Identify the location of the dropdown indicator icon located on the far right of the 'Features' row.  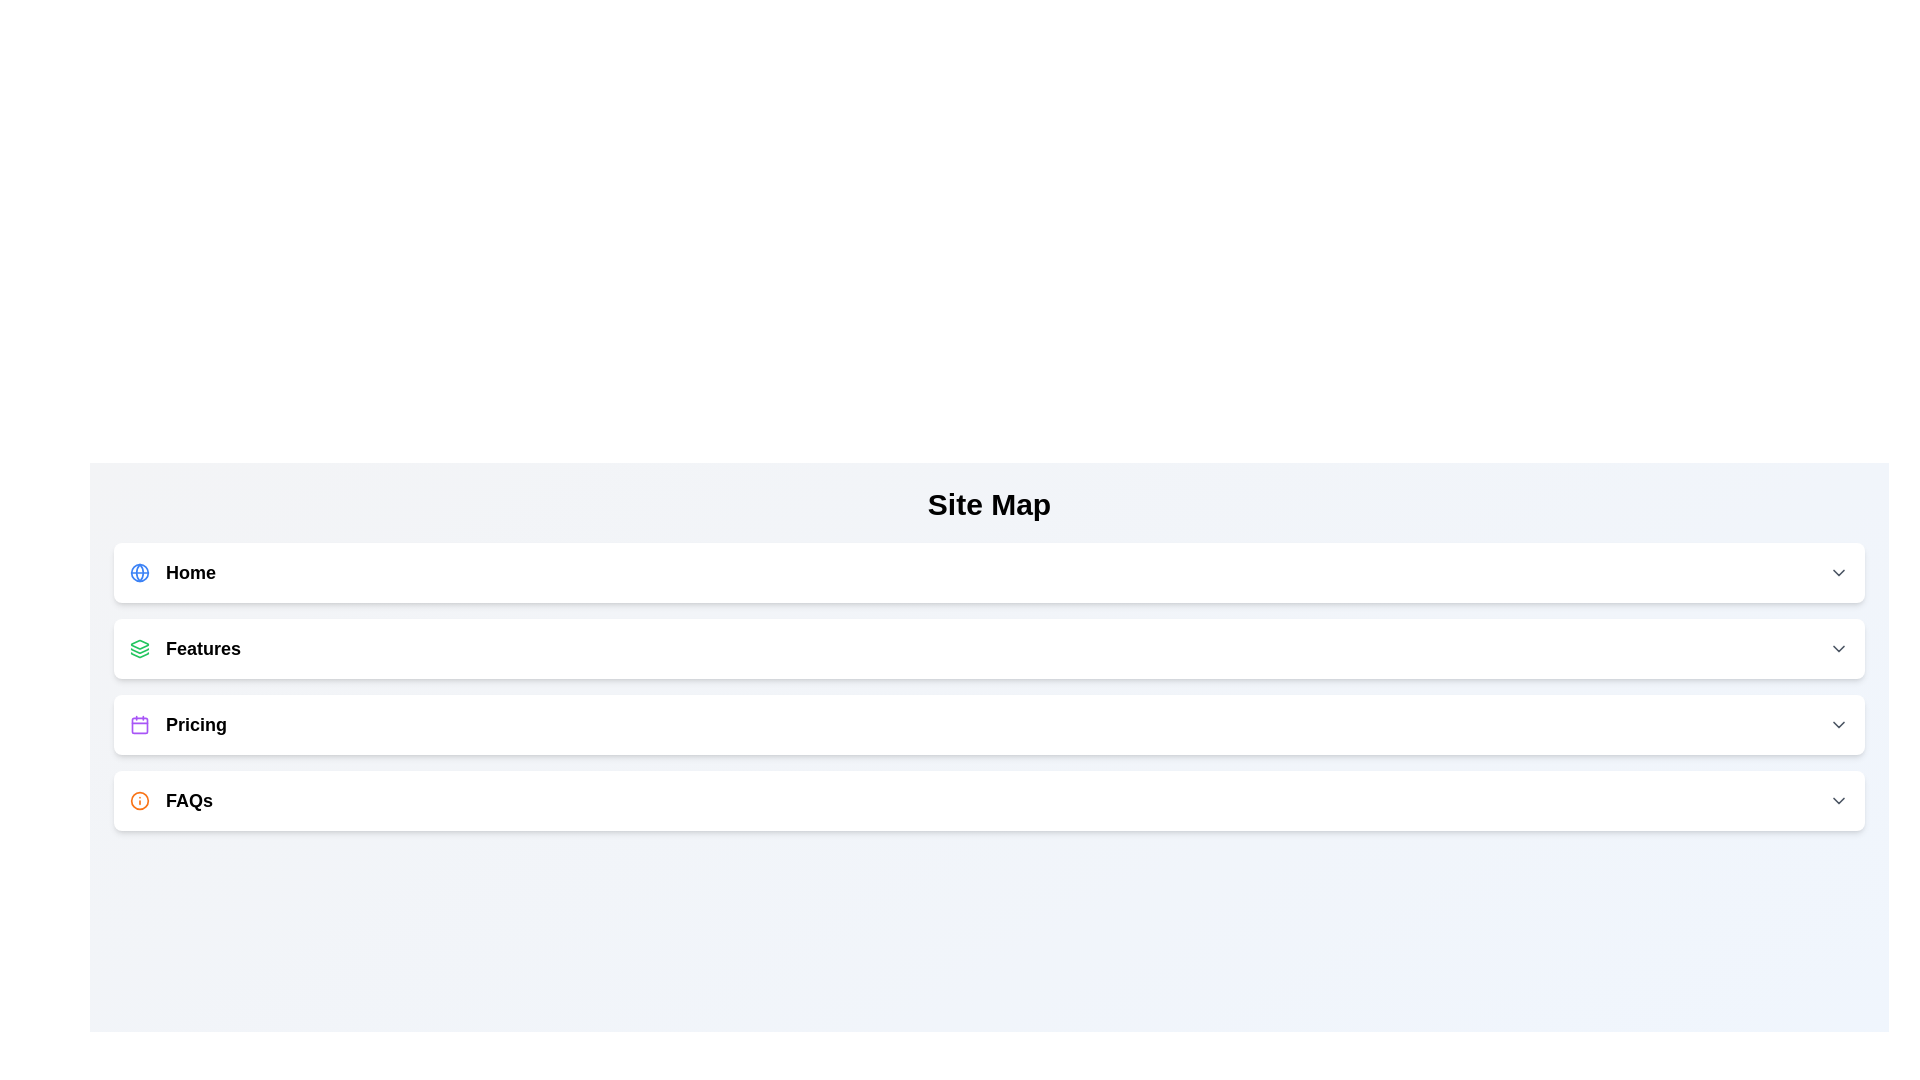
(1838, 648).